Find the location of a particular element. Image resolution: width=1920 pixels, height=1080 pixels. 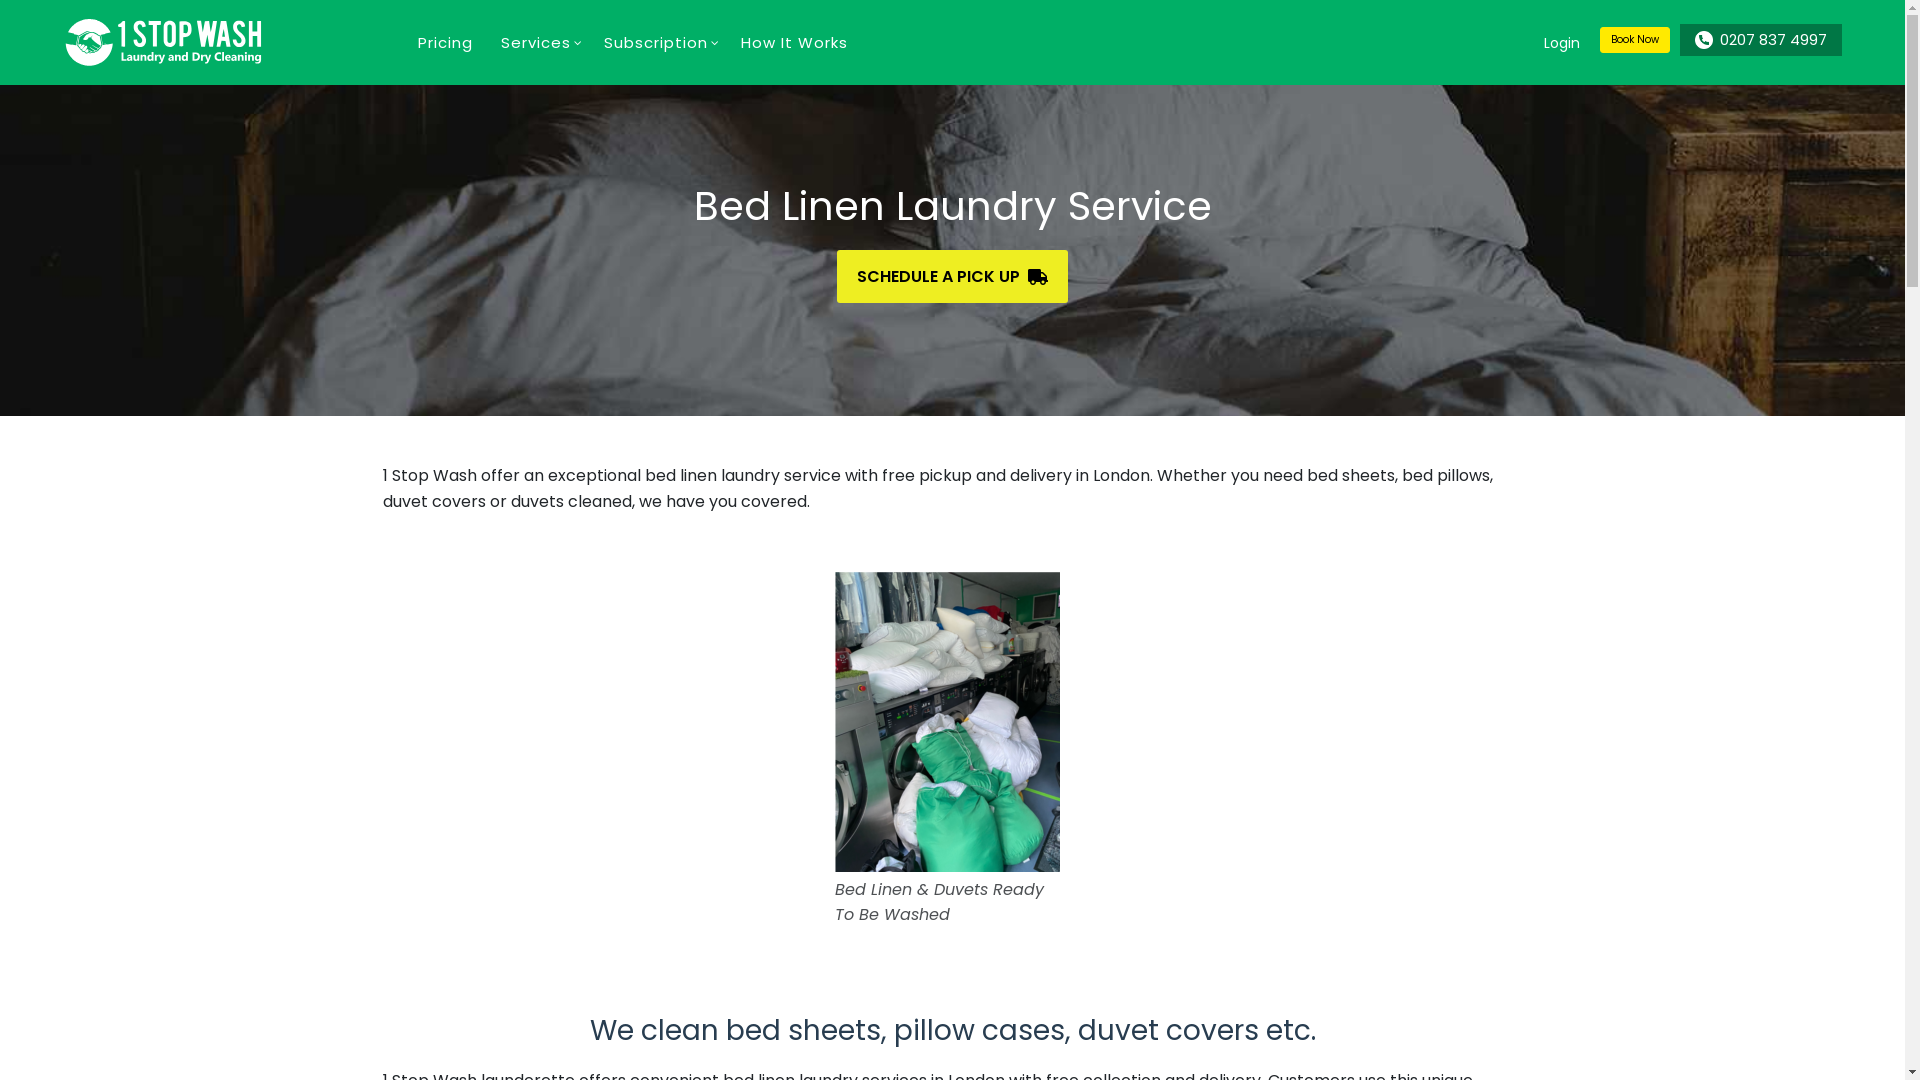

'Pricing' is located at coordinates (444, 42).